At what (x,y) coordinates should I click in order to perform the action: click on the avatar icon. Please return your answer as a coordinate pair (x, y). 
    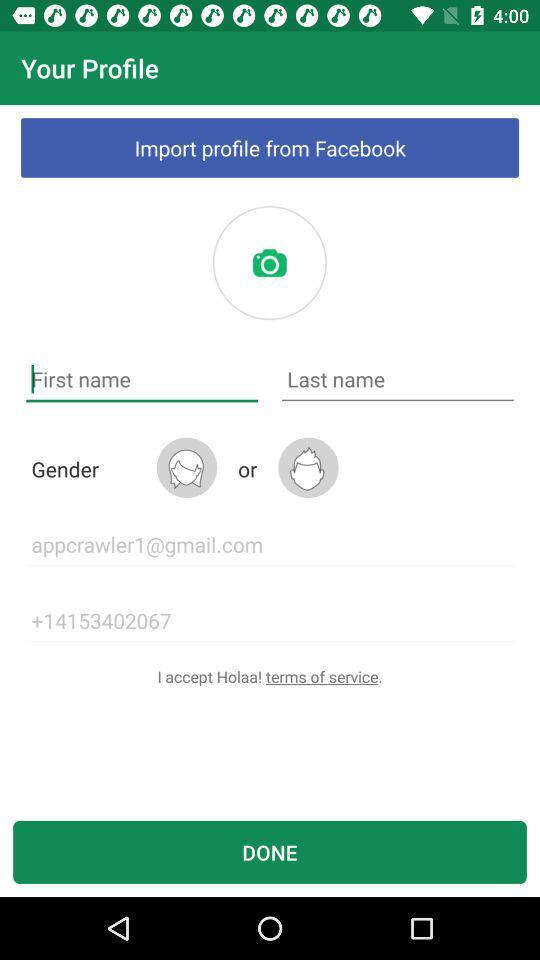
    Looking at the image, I should click on (308, 467).